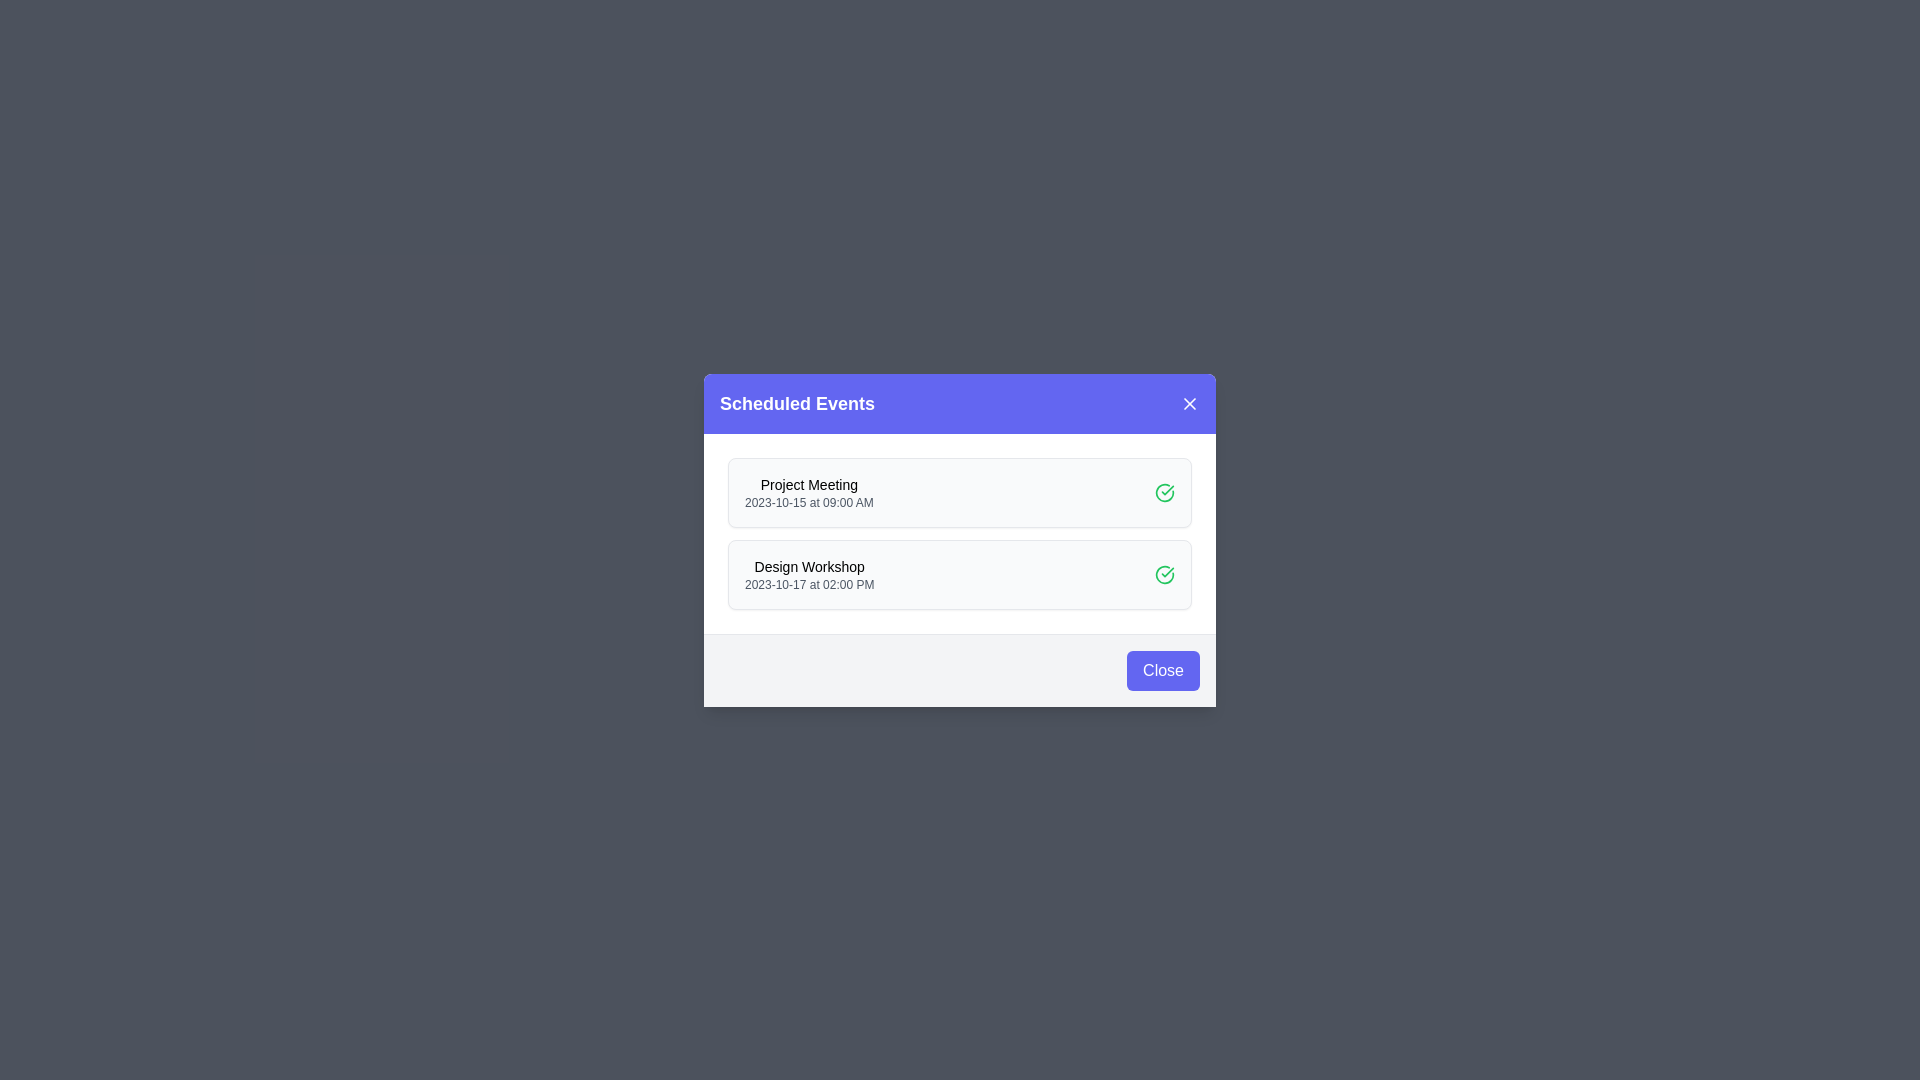 The height and width of the screenshot is (1080, 1920). I want to click on the close button located at the top-right corner of the 'Scheduled Events' modal header by navigating through the keyboard tab, so click(1190, 403).